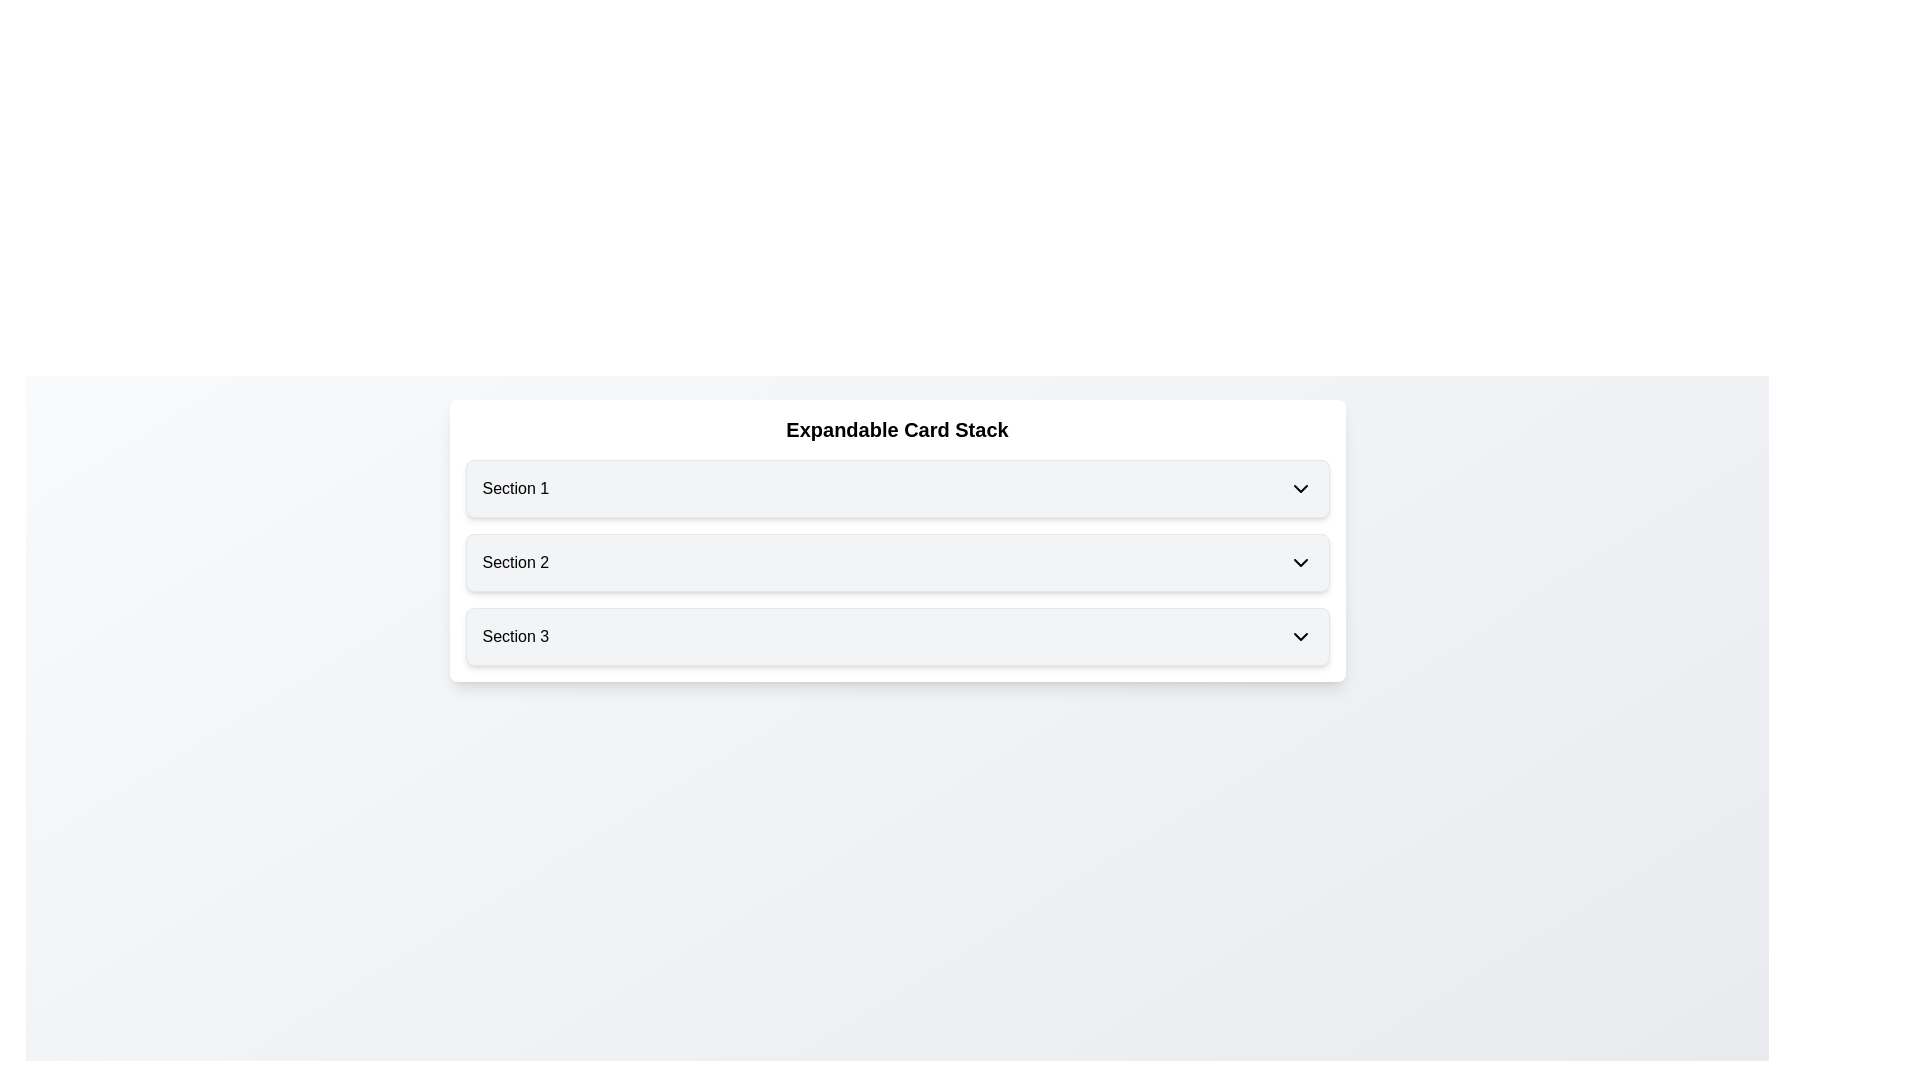 The height and width of the screenshot is (1080, 1920). Describe the element at coordinates (1300, 636) in the screenshot. I see `the downward-pointing chevron icon located at the far right of the 'Section 3'` at that location.